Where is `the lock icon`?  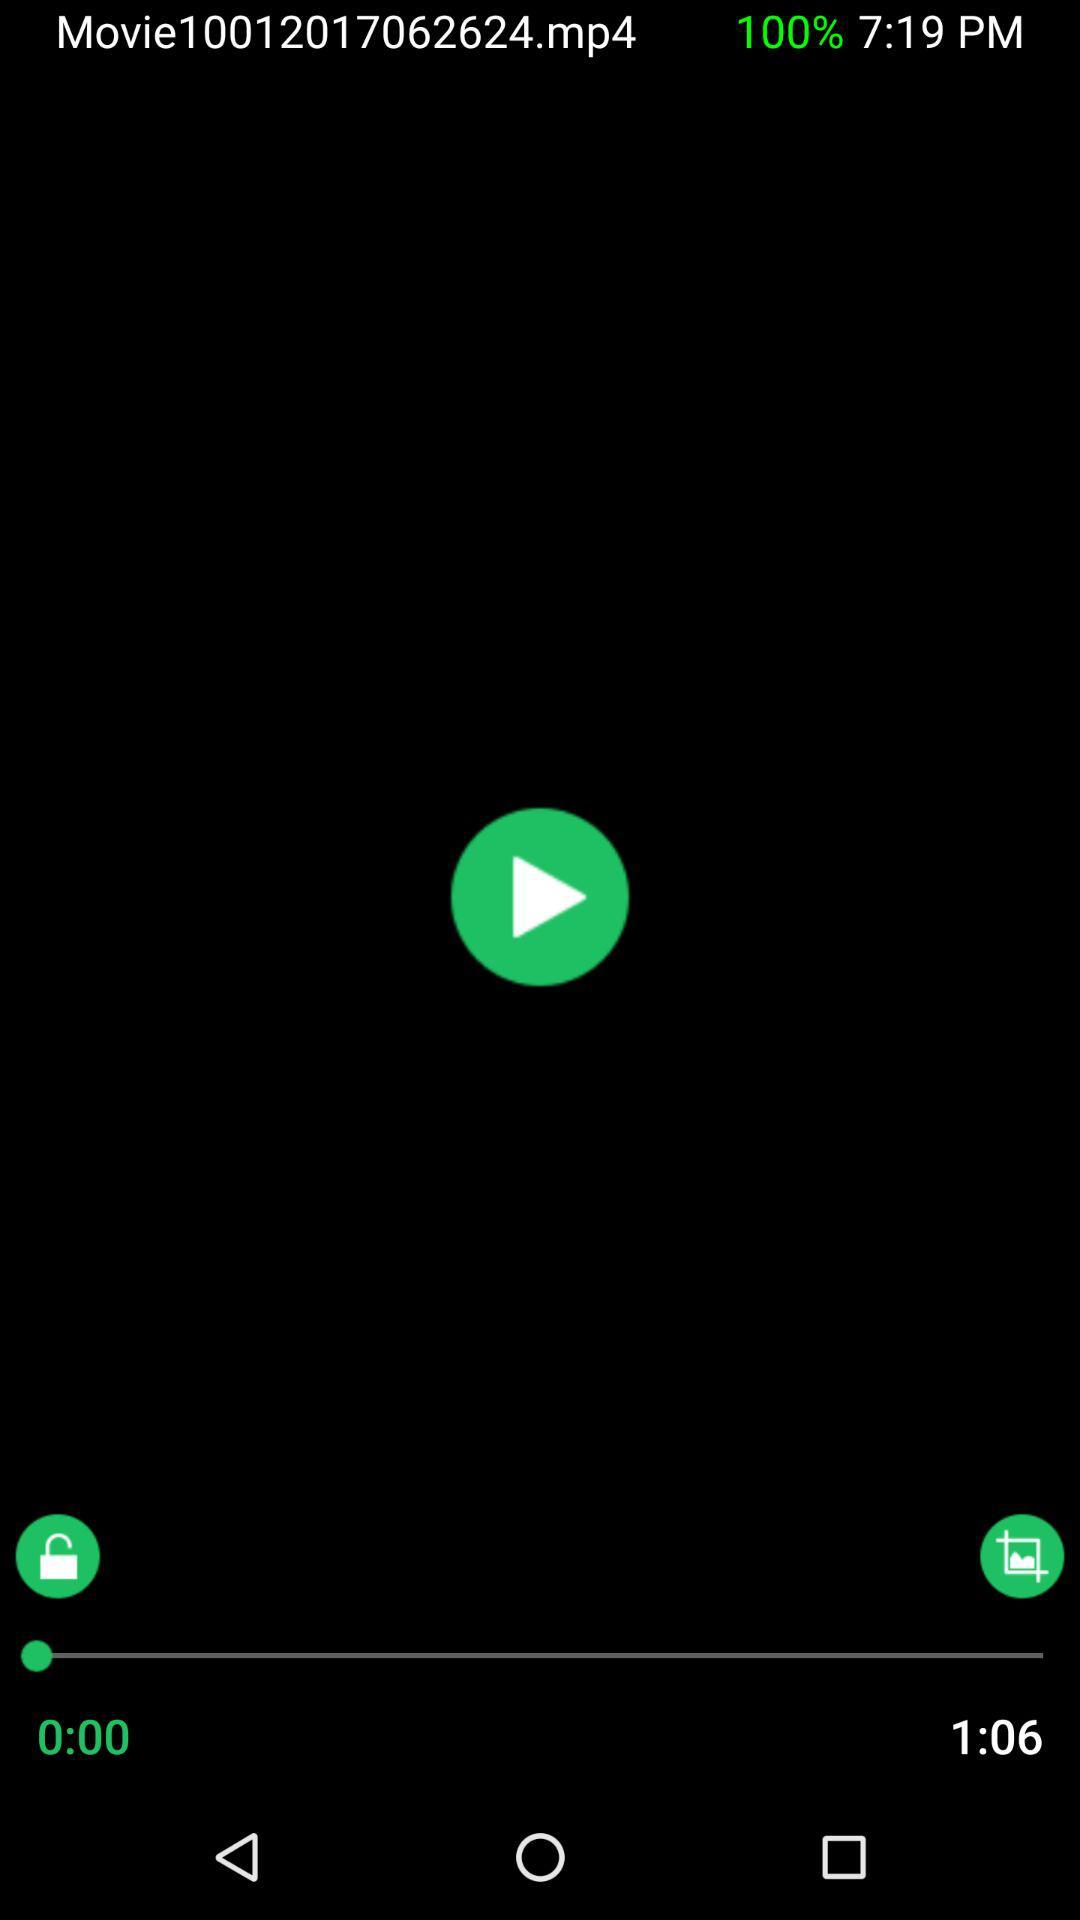 the lock icon is located at coordinates (56, 1665).